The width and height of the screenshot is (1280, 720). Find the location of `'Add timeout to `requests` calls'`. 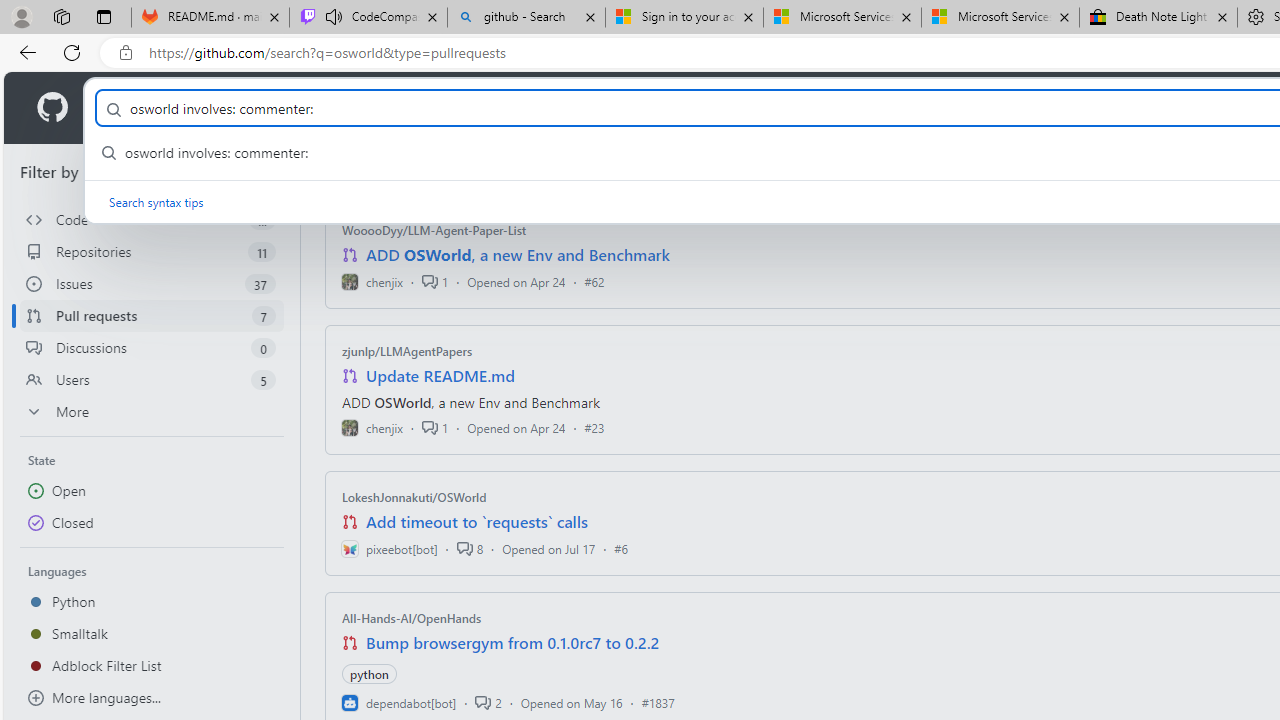

'Add timeout to `requests` calls' is located at coordinates (475, 521).